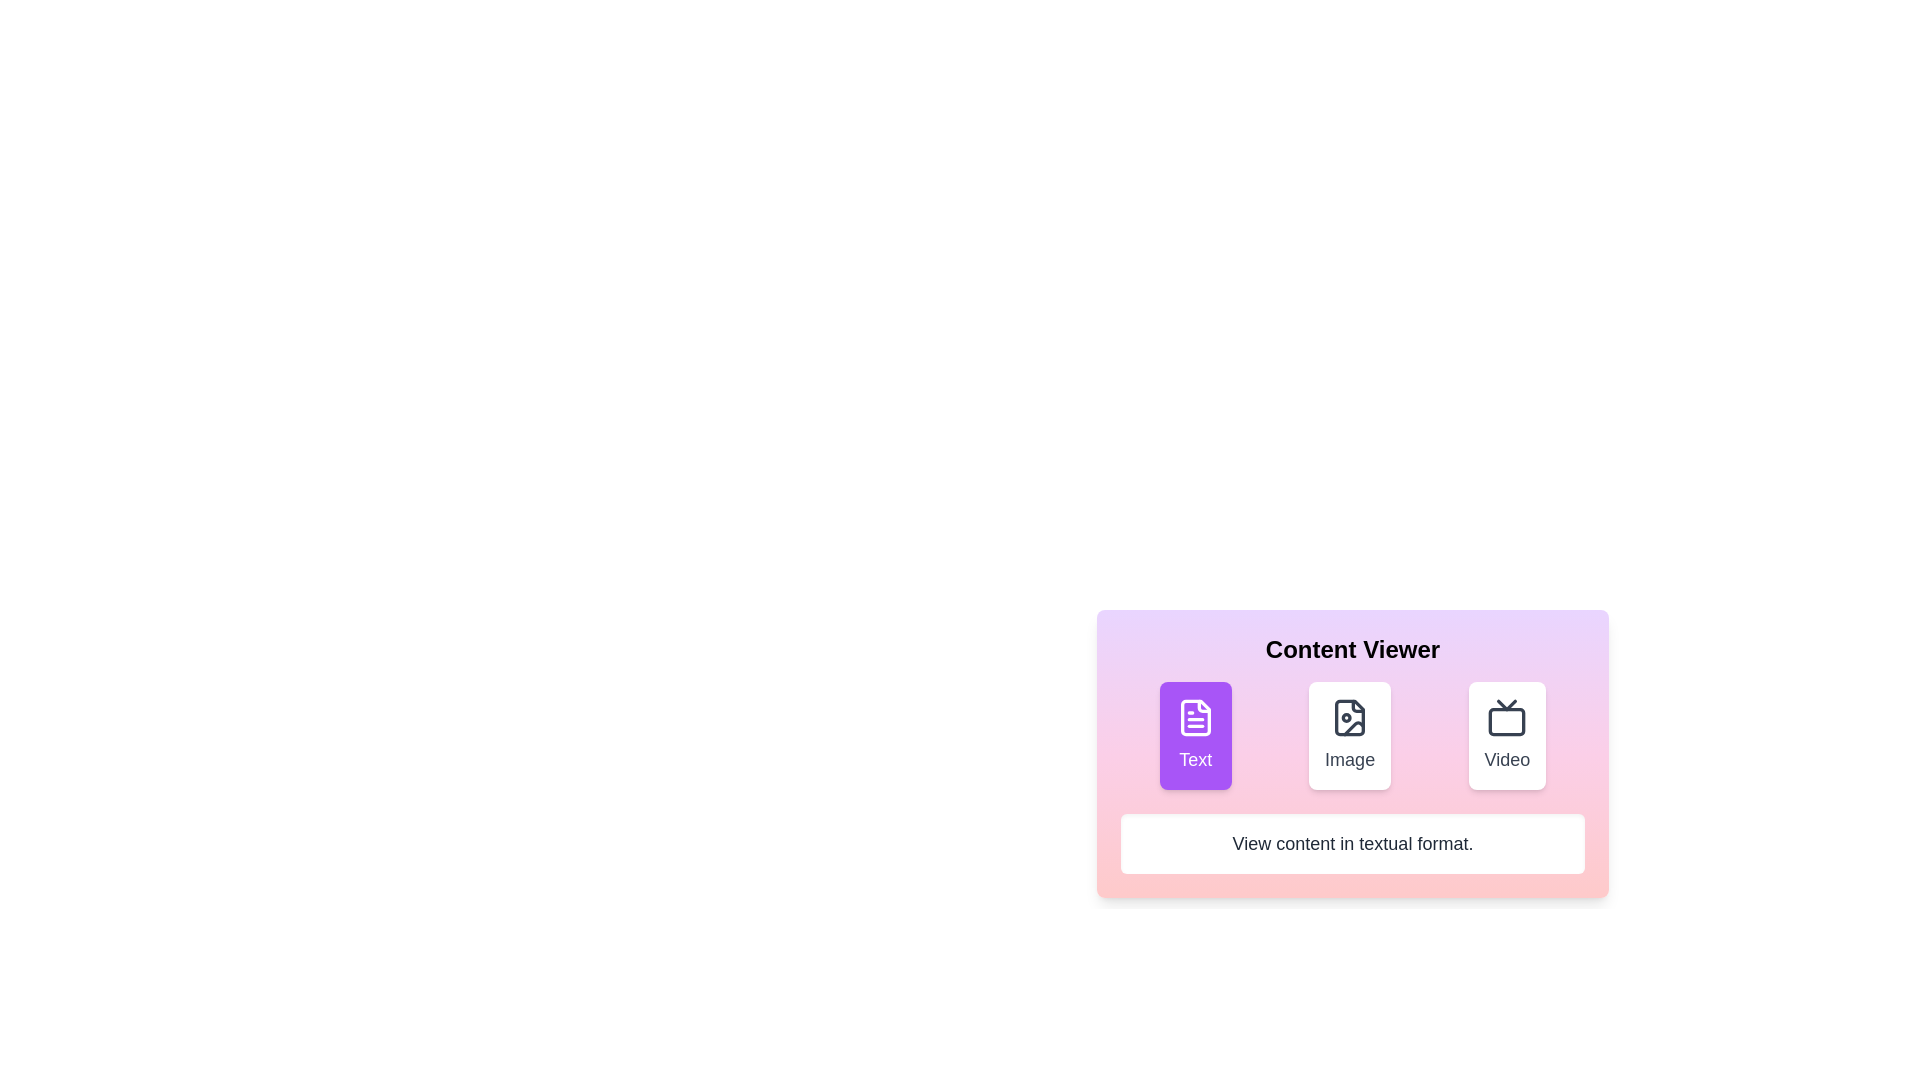 This screenshot has width=1920, height=1080. What do you see at coordinates (1350, 736) in the screenshot?
I see `the display mode by clicking on the corresponding button for Image` at bounding box center [1350, 736].